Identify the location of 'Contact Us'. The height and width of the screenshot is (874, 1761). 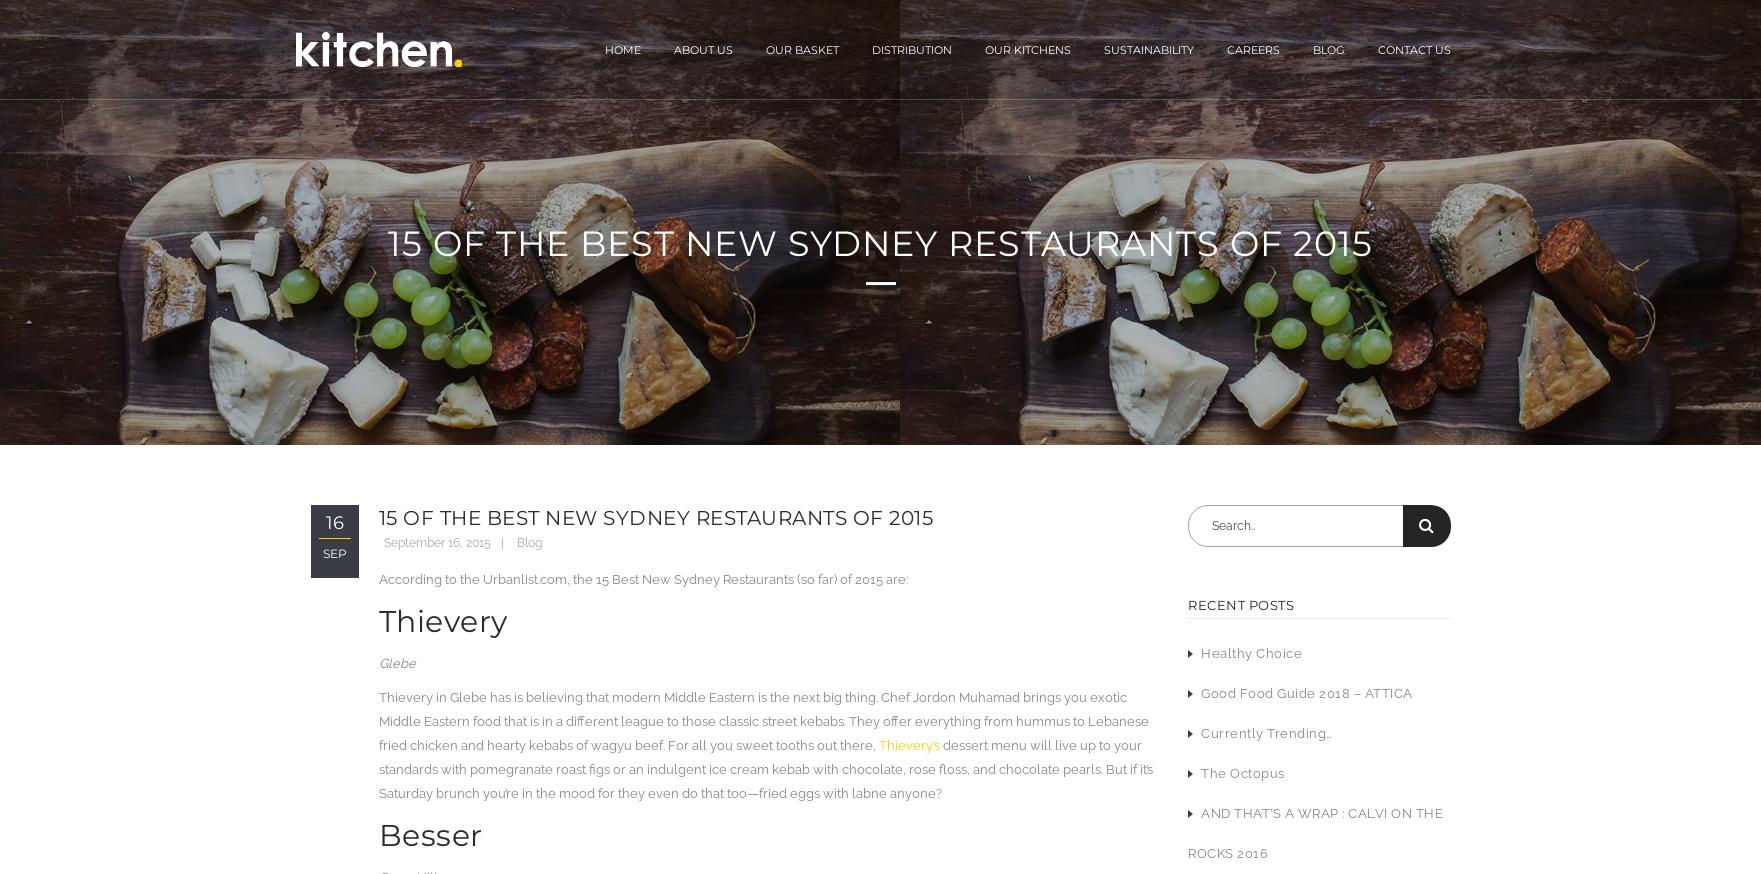
(1413, 48).